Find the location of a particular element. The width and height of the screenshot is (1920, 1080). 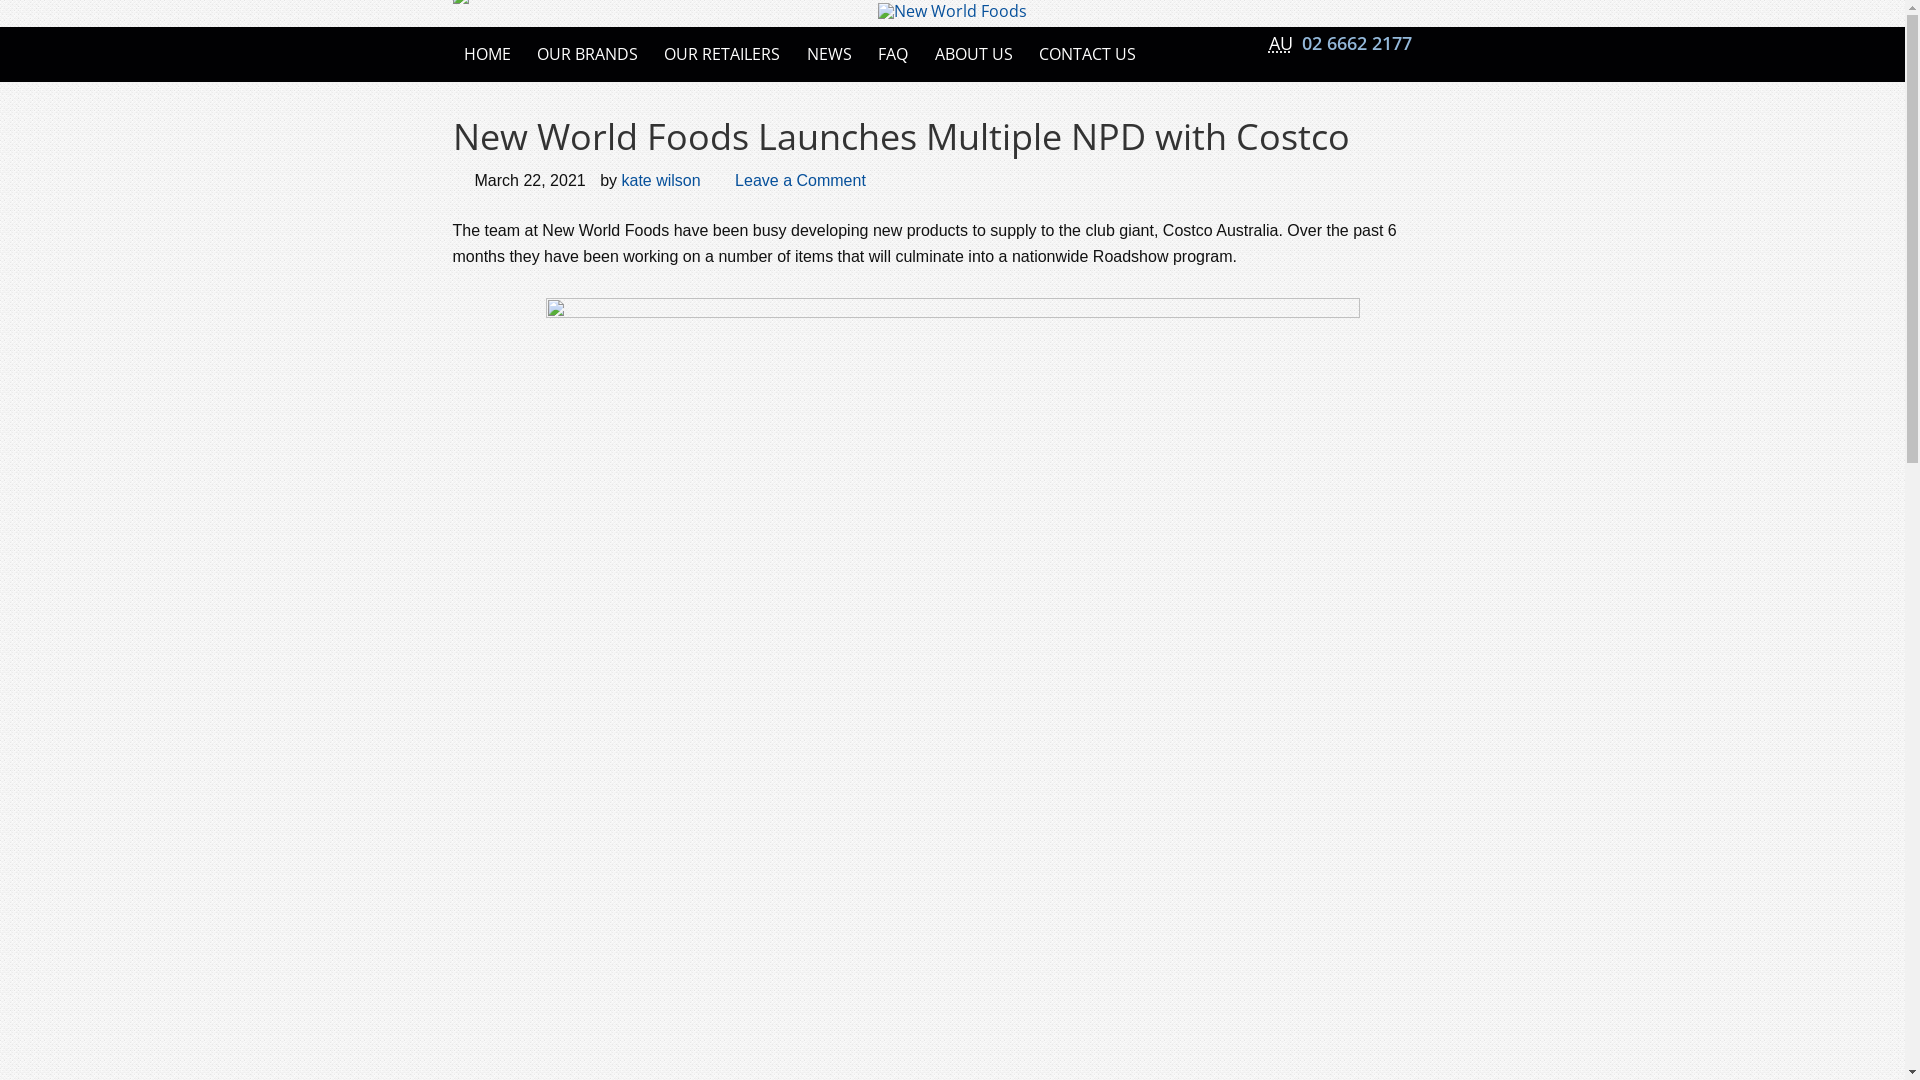

'OUR BRANDS' is located at coordinates (526, 53).